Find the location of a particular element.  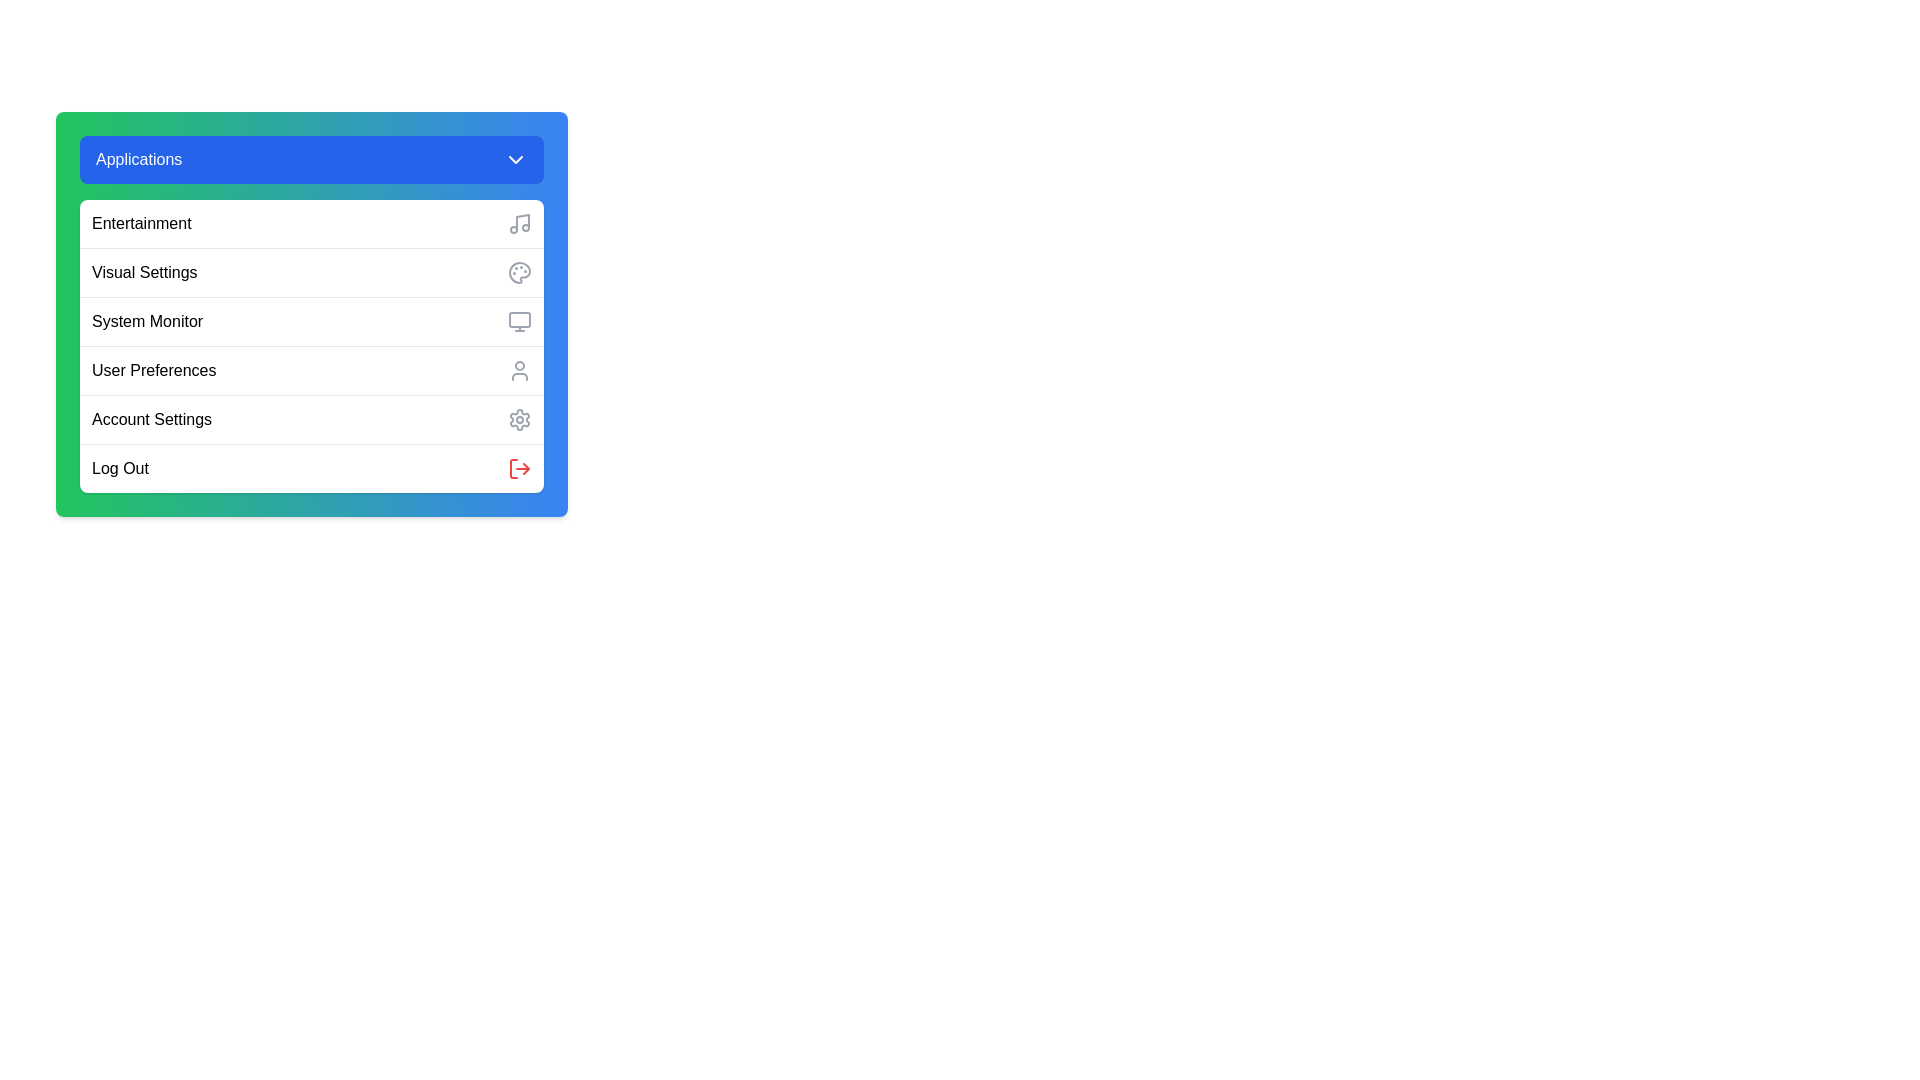

the menu item User Preferences to observe the interaction effect is located at coordinates (311, 370).